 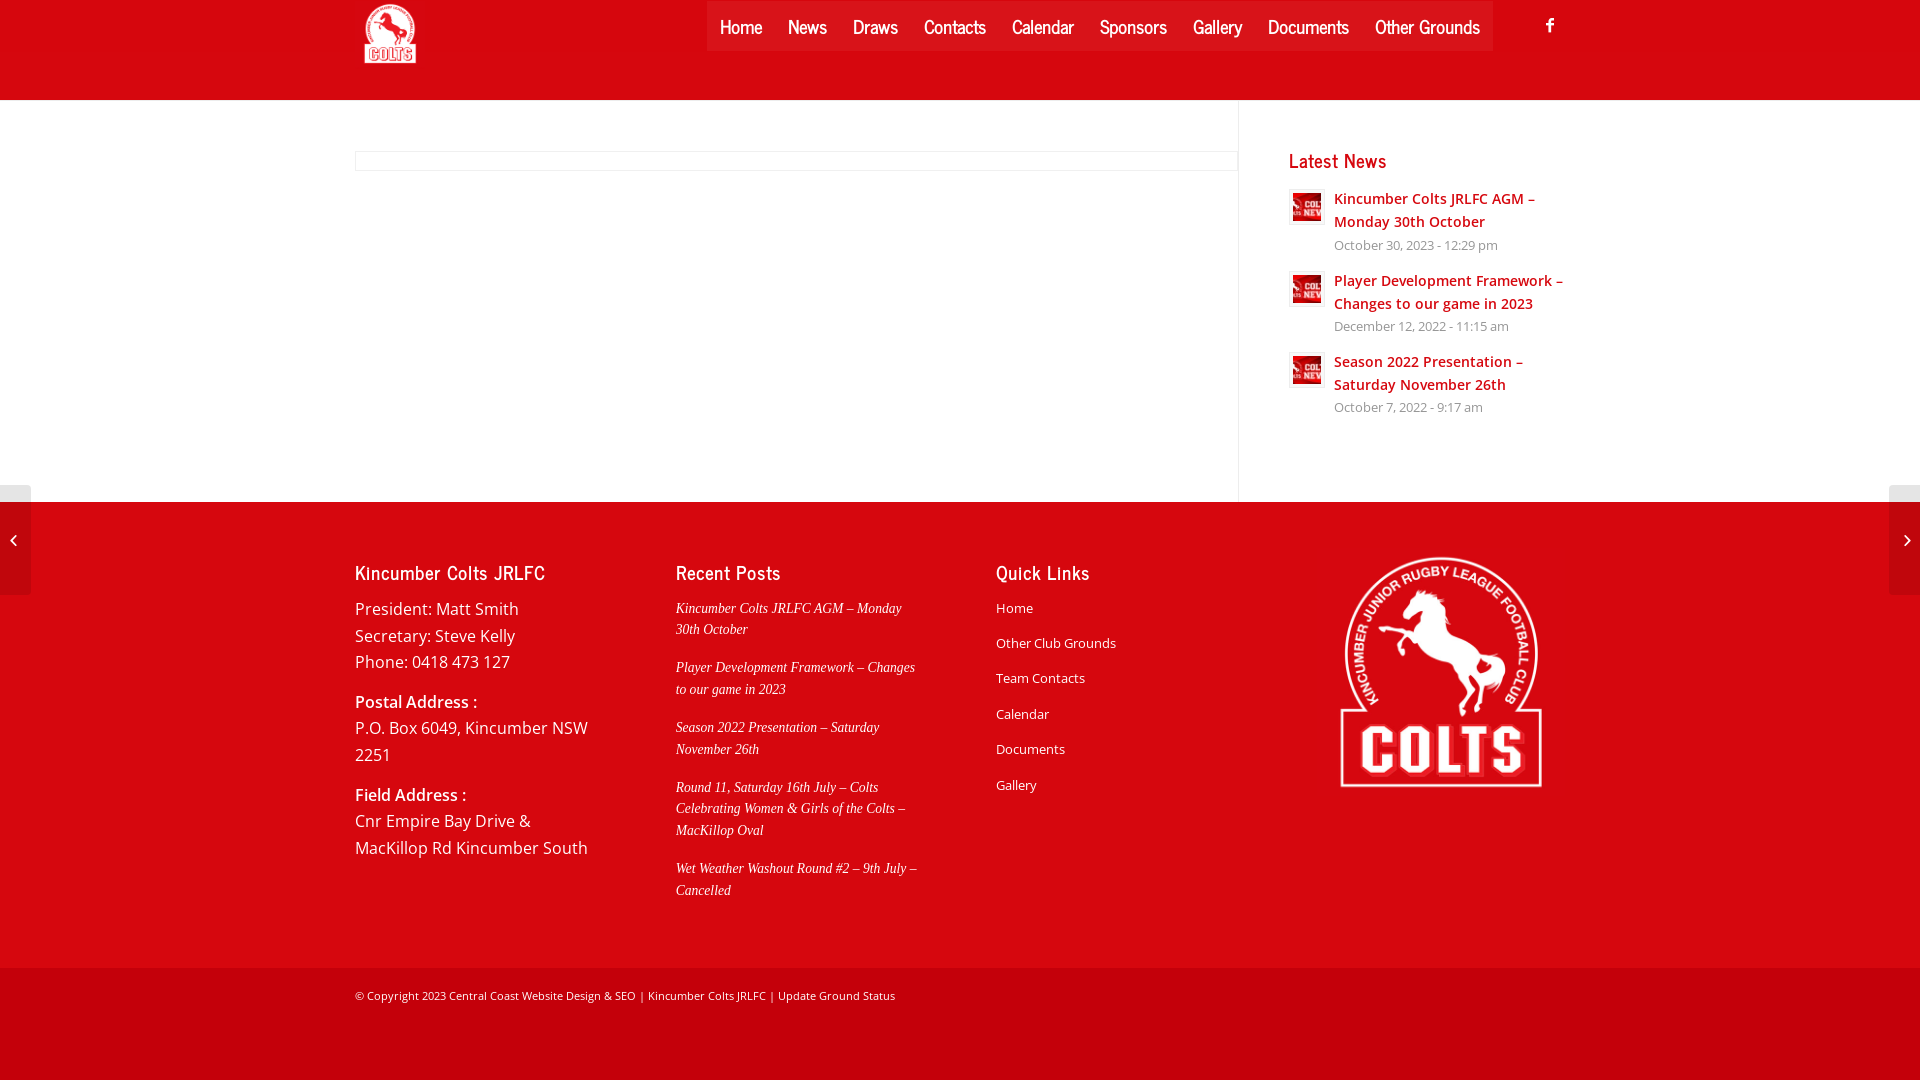 I want to click on 'Calendar', so click(x=1041, y=26).